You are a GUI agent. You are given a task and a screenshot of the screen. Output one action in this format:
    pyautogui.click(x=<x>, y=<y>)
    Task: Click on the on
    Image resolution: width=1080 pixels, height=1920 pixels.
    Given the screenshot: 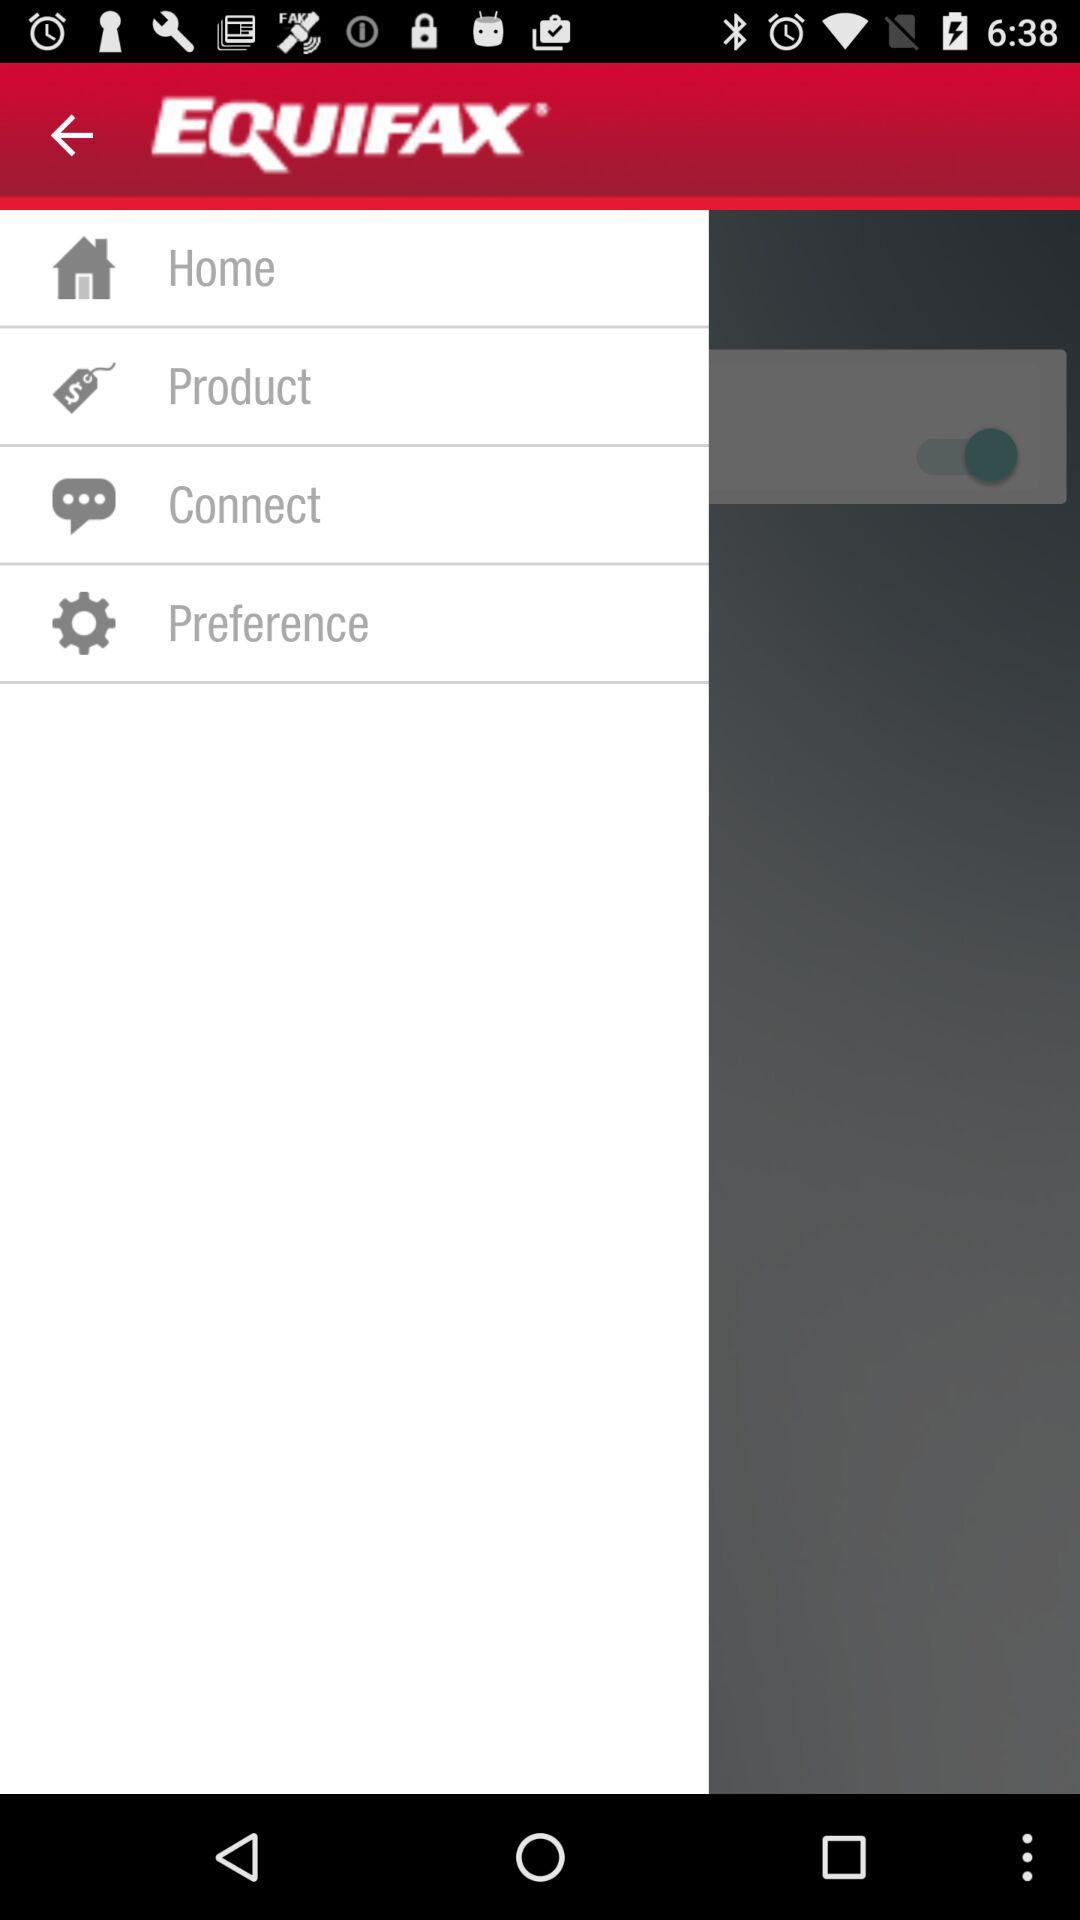 What is the action you would take?
    pyautogui.click(x=963, y=453)
    